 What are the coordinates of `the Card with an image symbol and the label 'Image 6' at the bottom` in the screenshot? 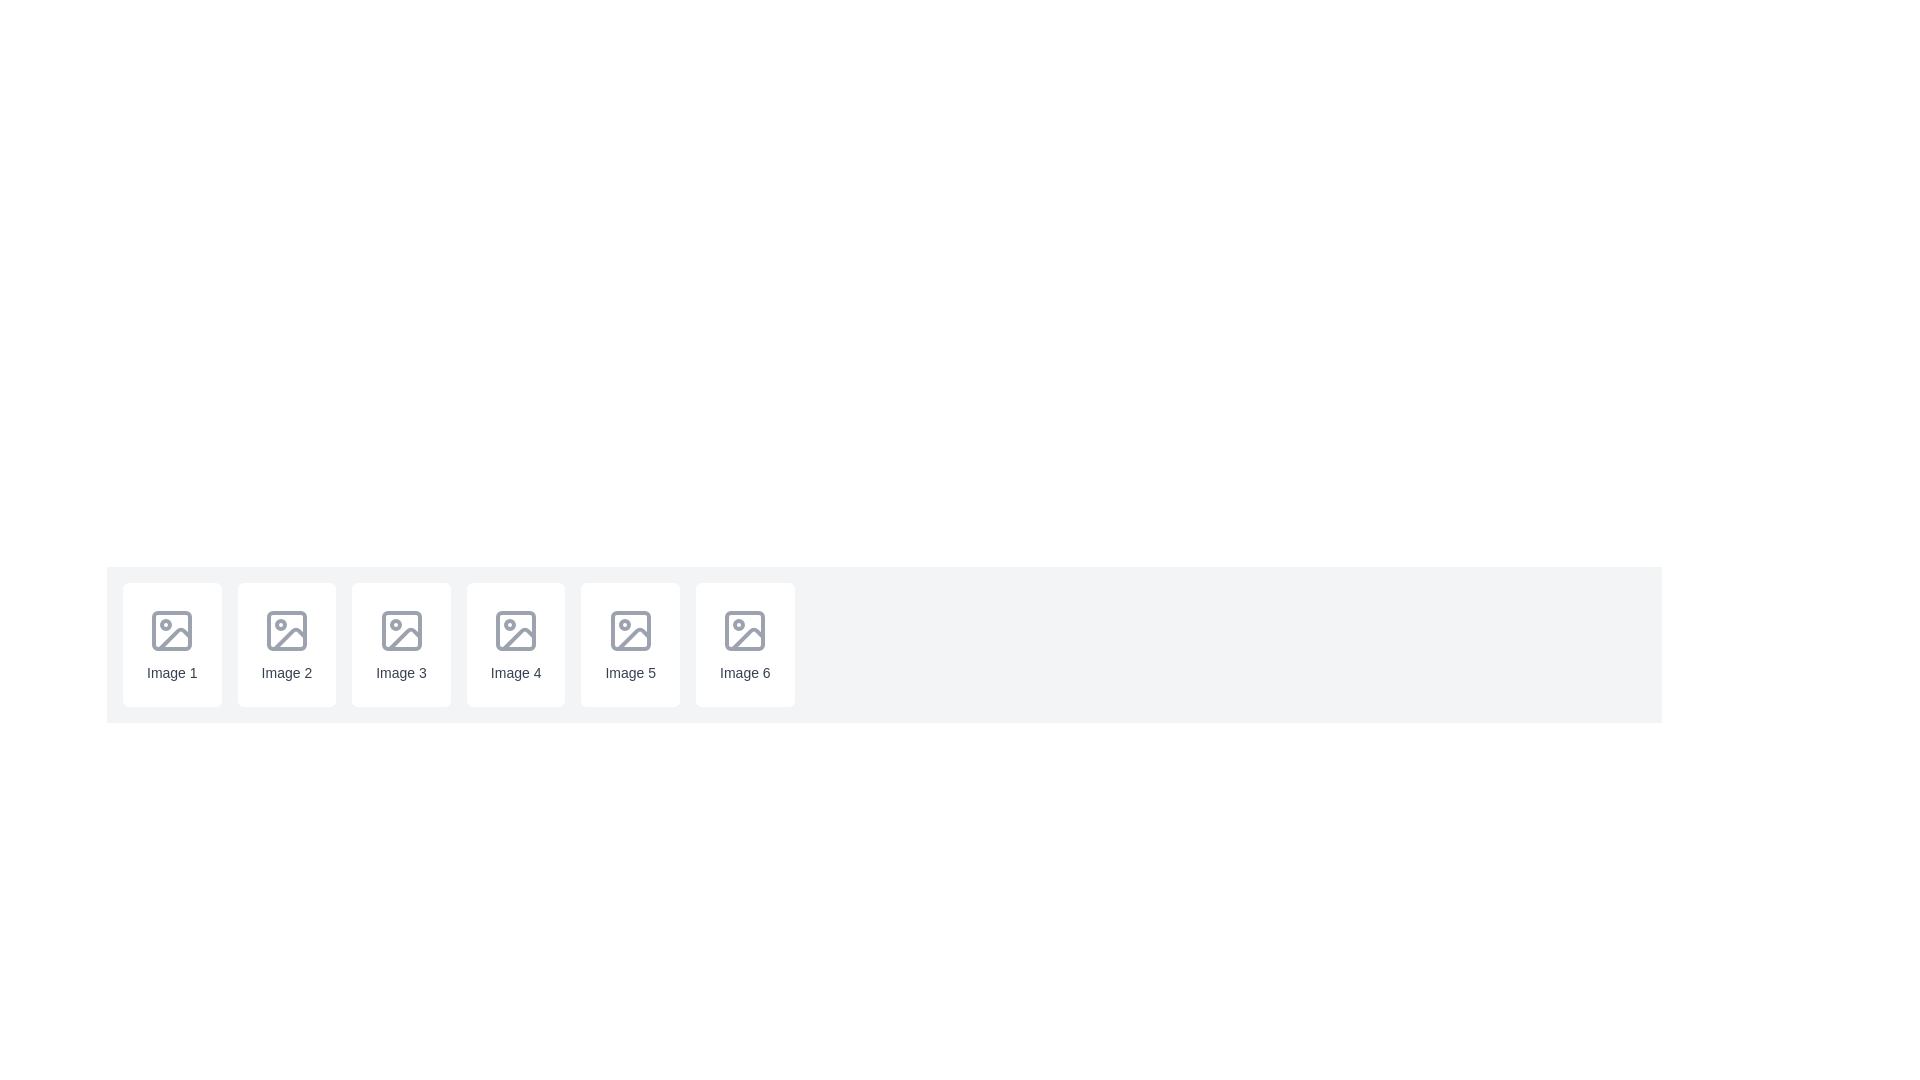 It's located at (744, 644).